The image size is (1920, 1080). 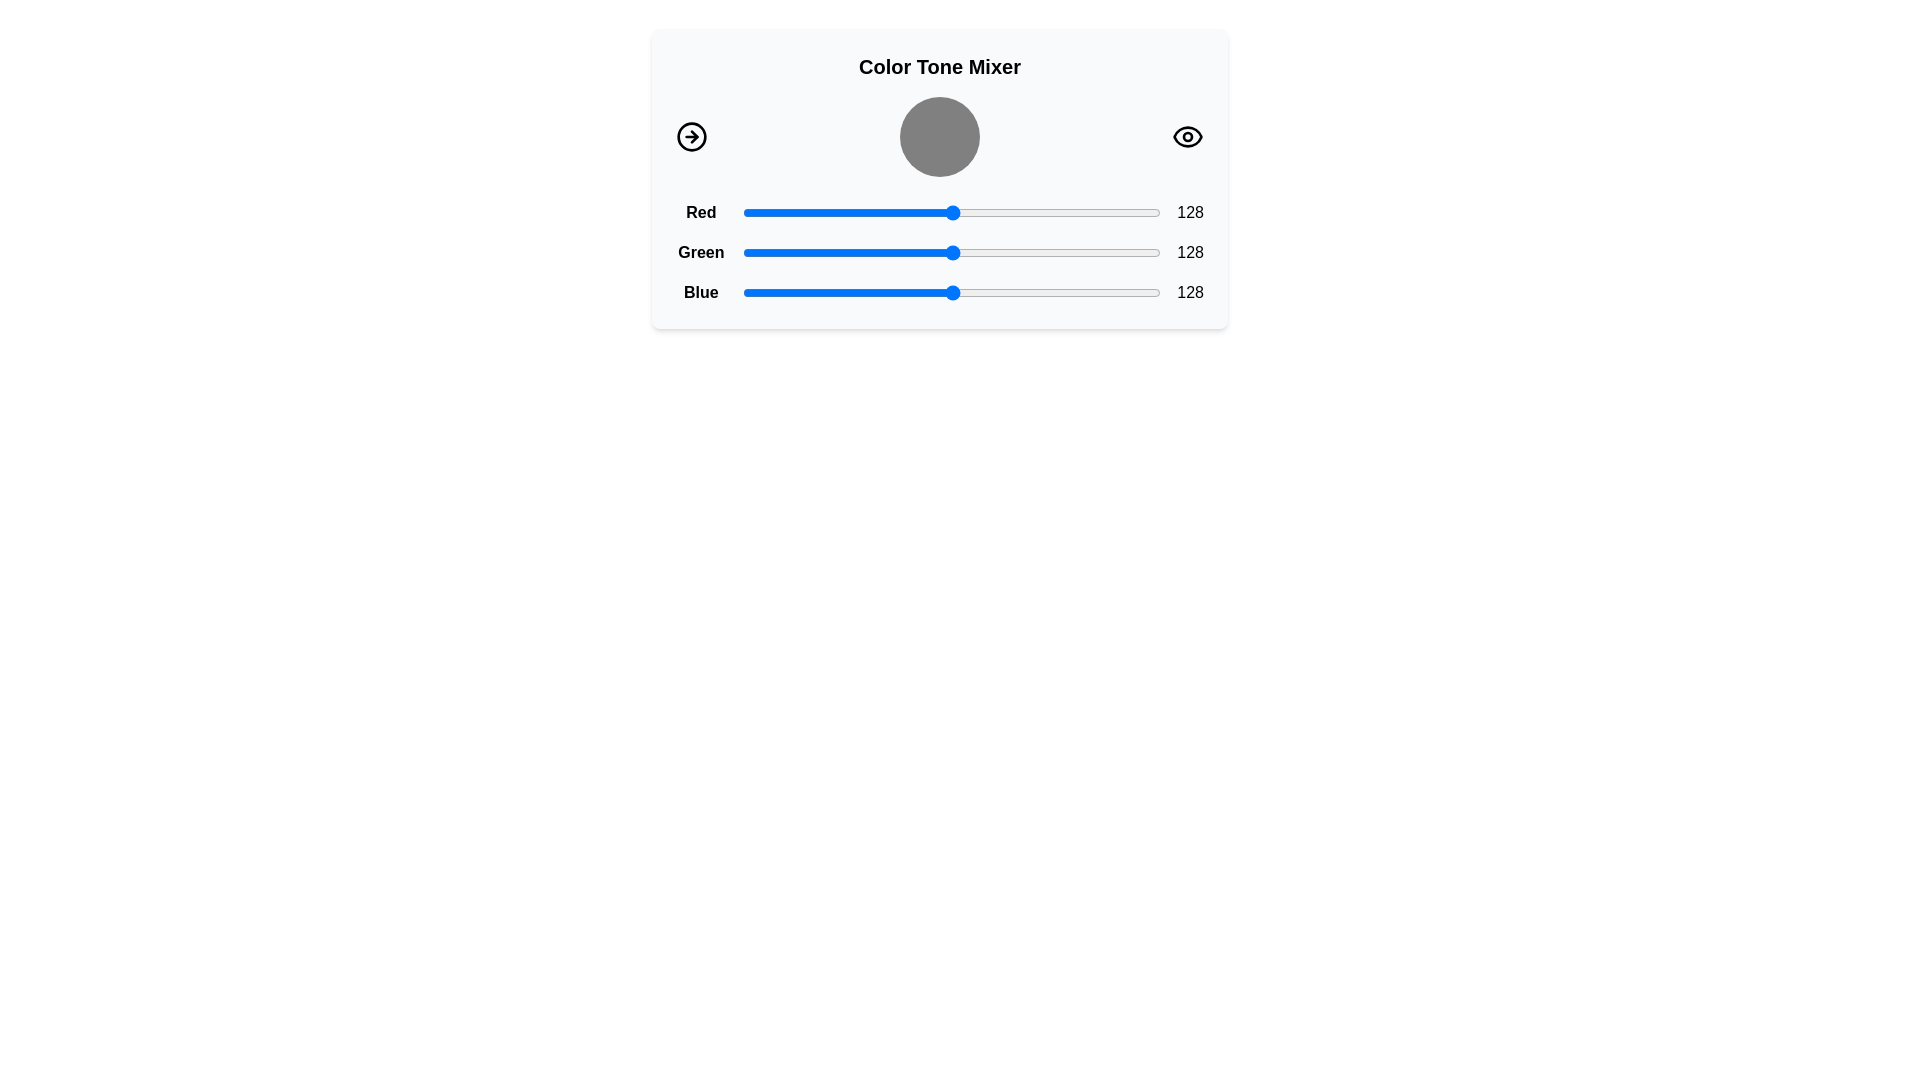 What do you see at coordinates (967, 212) in the screenshot?
I see `the red component` at bounding box center [967, 212].